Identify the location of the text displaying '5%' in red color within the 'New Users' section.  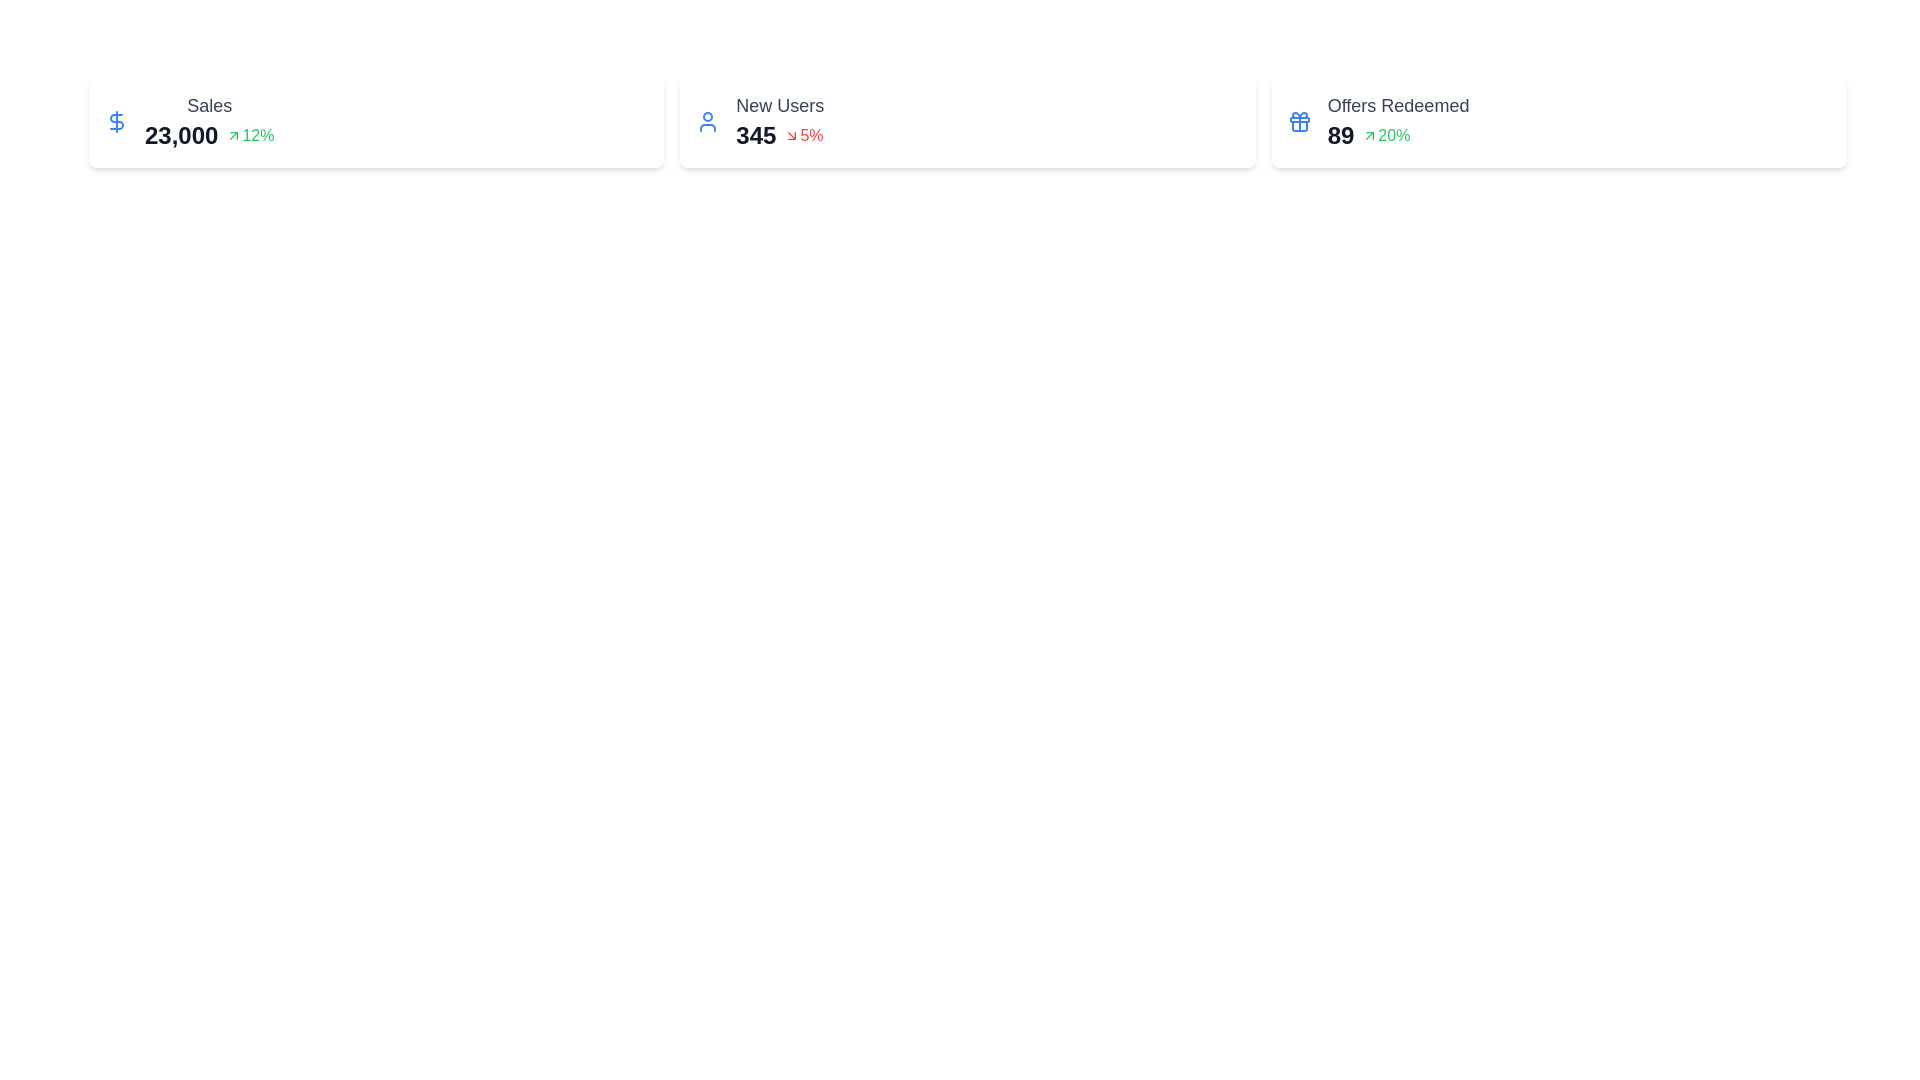
(803, 135).